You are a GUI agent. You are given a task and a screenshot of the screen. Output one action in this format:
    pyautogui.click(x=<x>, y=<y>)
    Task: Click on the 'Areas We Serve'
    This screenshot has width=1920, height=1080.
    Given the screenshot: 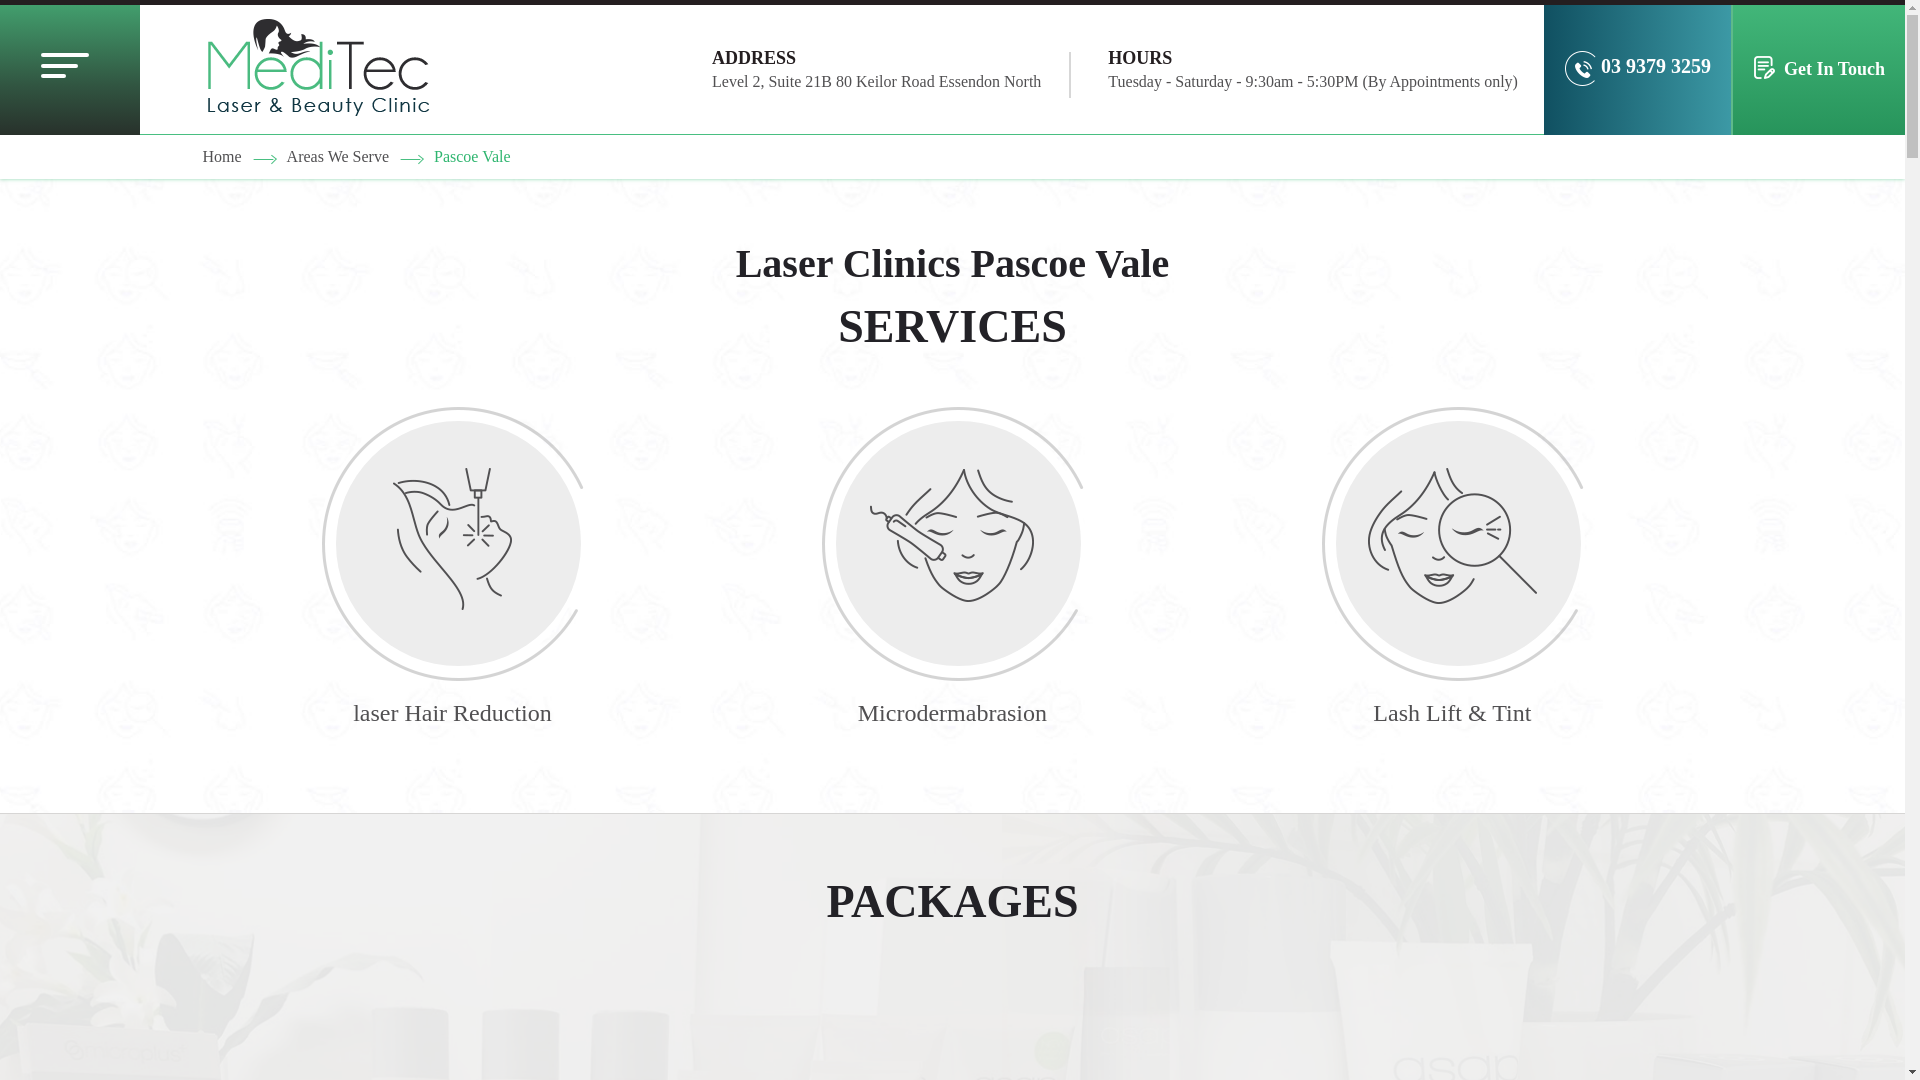 What is the action you would take?
    pyautogui.click(x=337, y=155)
    